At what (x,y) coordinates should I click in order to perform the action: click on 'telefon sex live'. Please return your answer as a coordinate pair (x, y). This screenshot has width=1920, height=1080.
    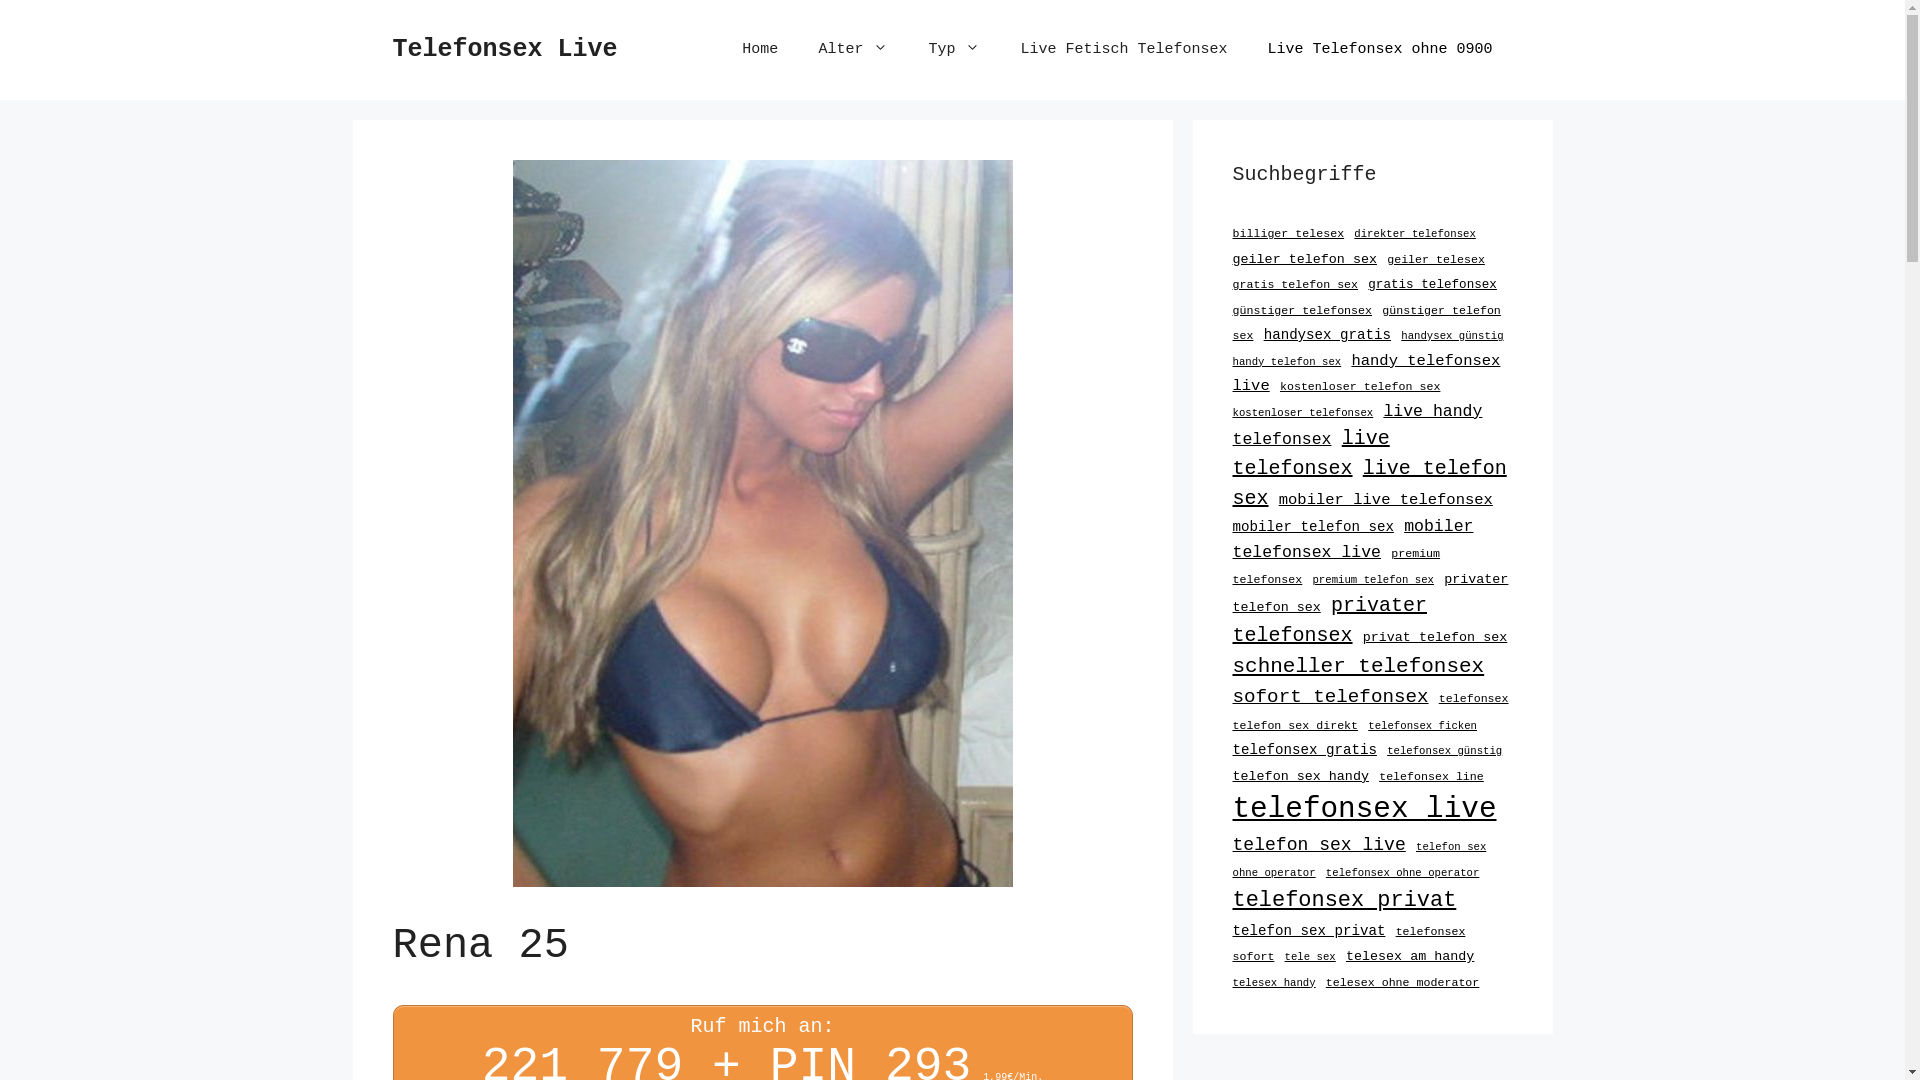
    Looking at the image, I should click on (1318, 844).